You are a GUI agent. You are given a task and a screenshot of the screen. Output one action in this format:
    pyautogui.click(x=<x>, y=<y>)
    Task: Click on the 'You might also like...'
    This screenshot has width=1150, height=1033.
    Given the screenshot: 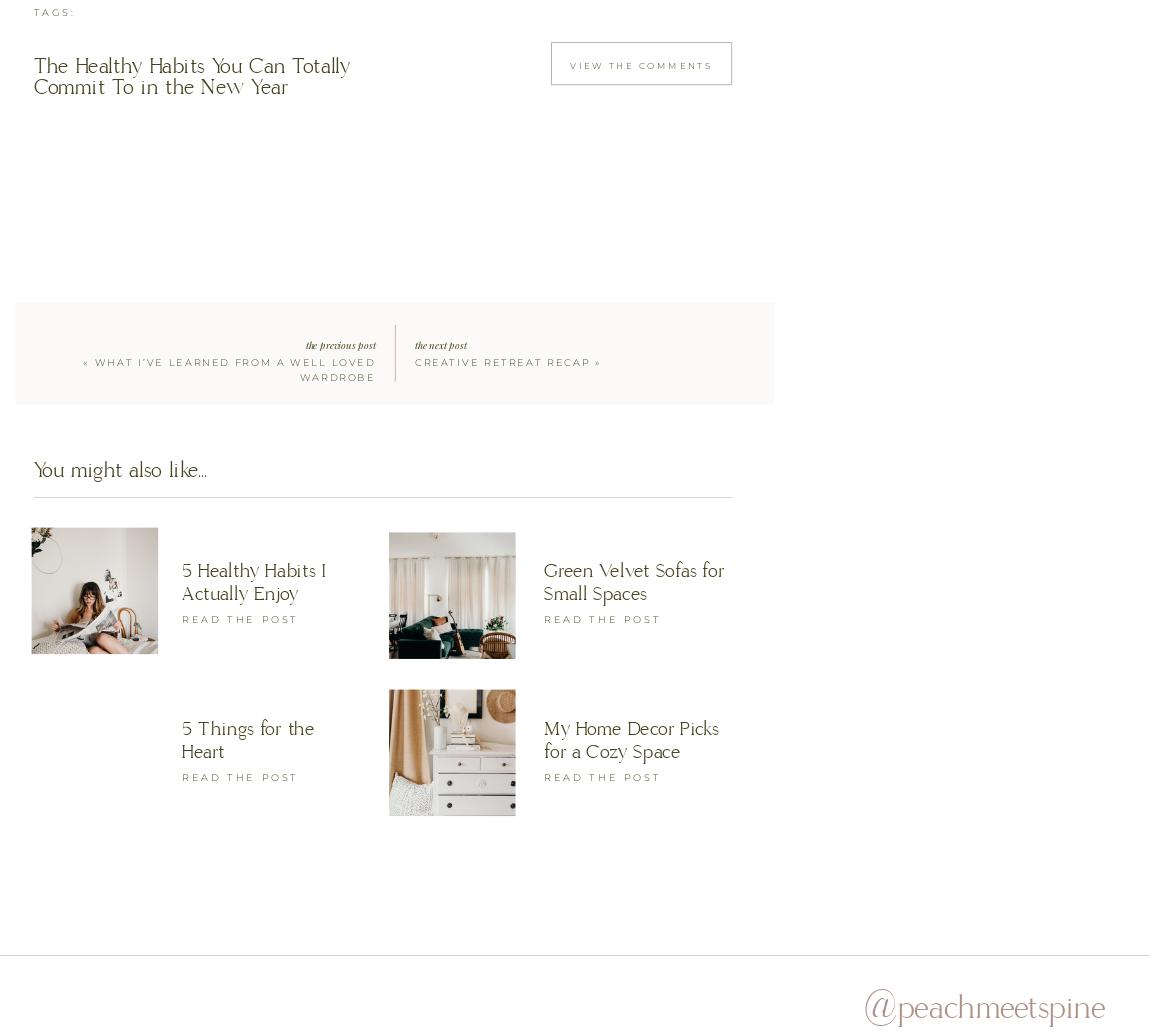 What is the action you would take?
    pyautogui.click(x=118, y=470)
    